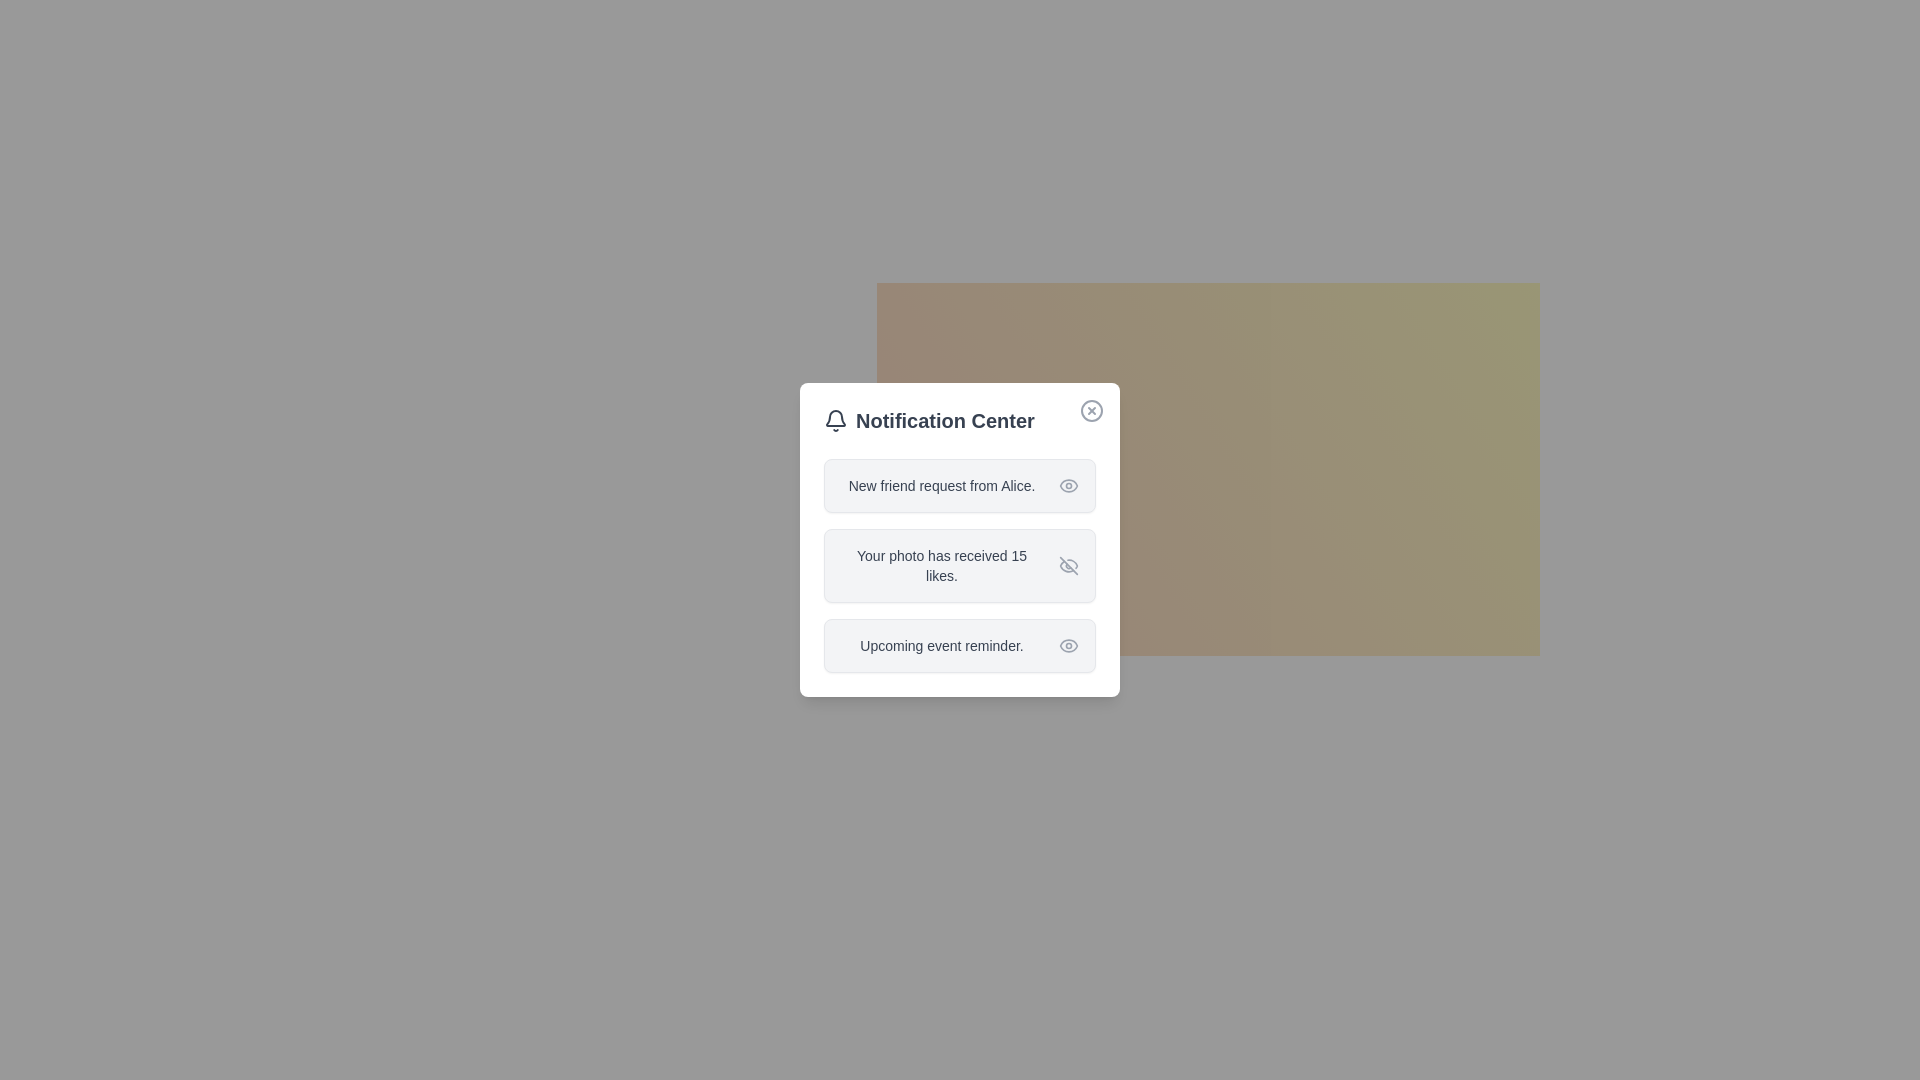  What do you see at coordinates (960, 566) in the screenshot?
I see `the notification text in the second notification card that indicates a photo has received likes, located in the Notification Center panel` at bounding box center [960, 566].